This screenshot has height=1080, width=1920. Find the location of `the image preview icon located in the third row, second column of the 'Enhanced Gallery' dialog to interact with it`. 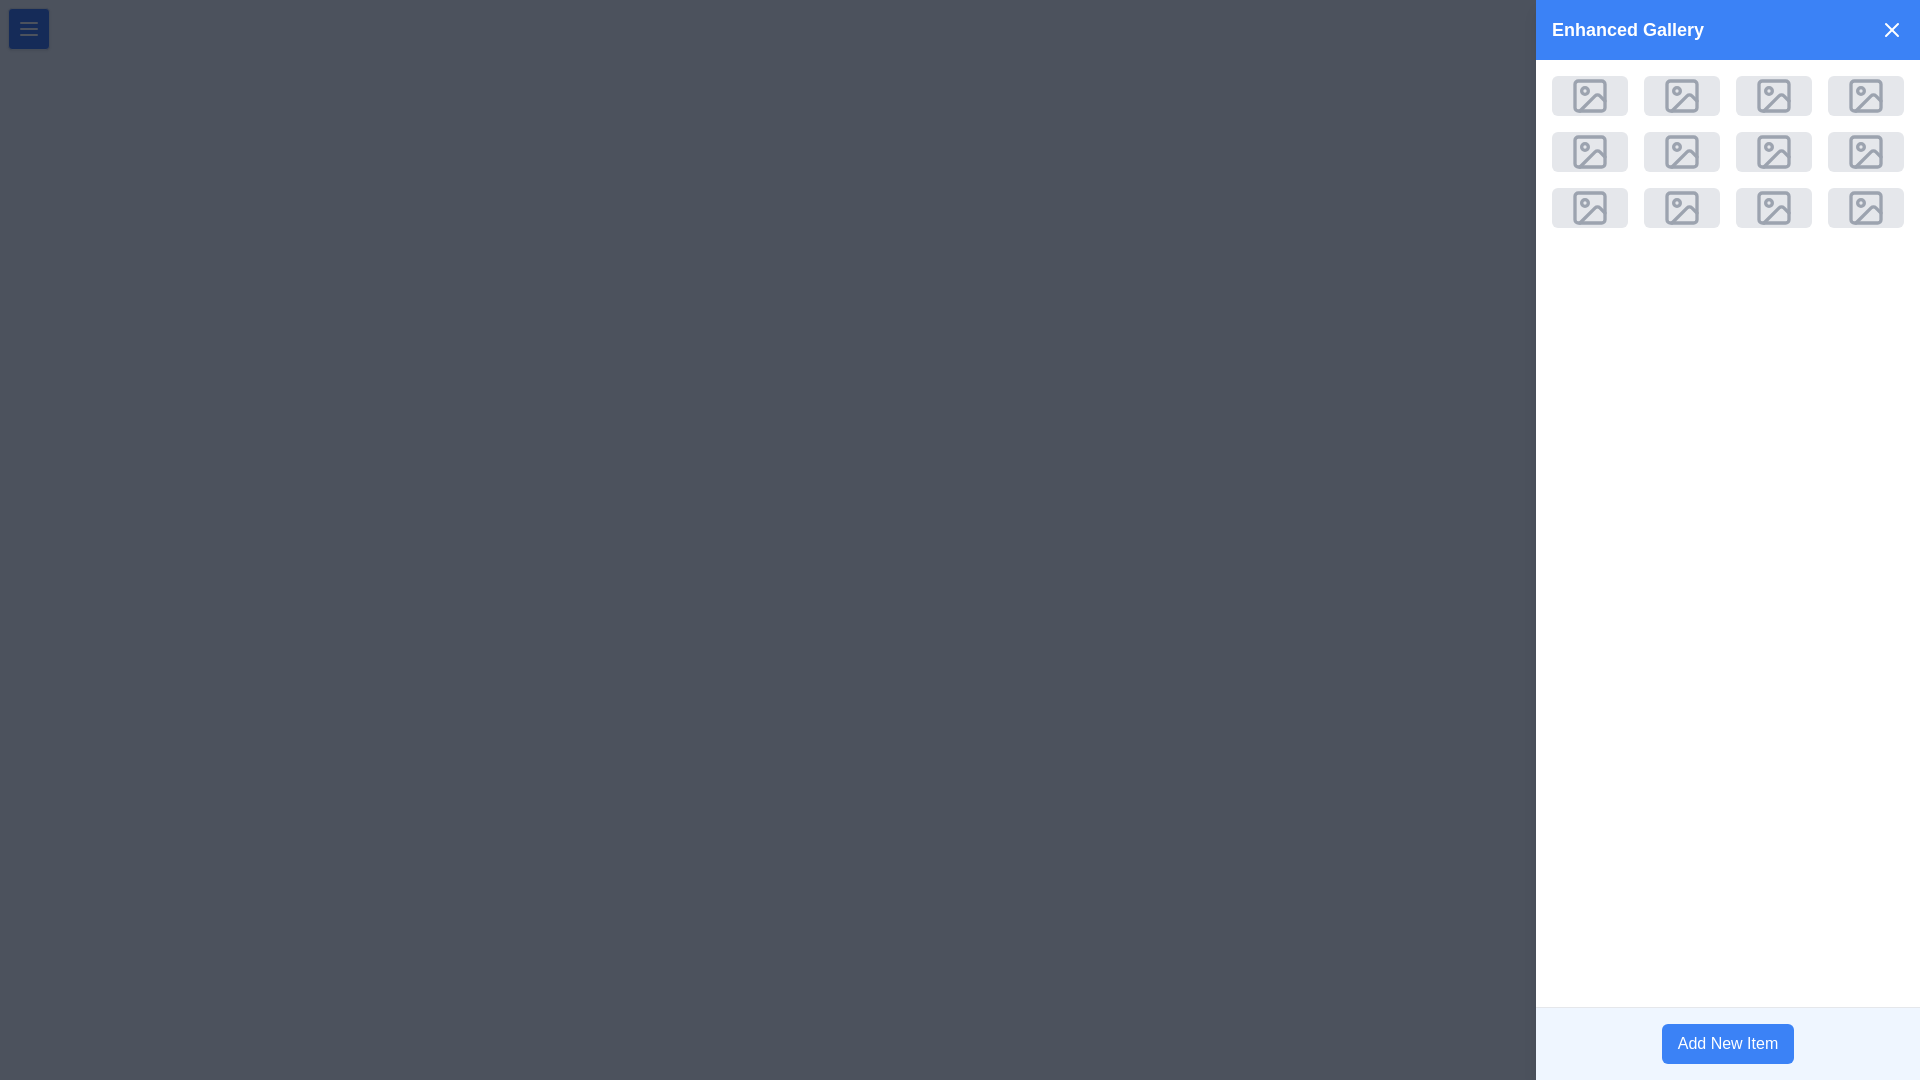

the image preview icon located in the third row, second column of the 'Enhanced Gallery' dialog to interact with it is located at coordinates (1680, 208).